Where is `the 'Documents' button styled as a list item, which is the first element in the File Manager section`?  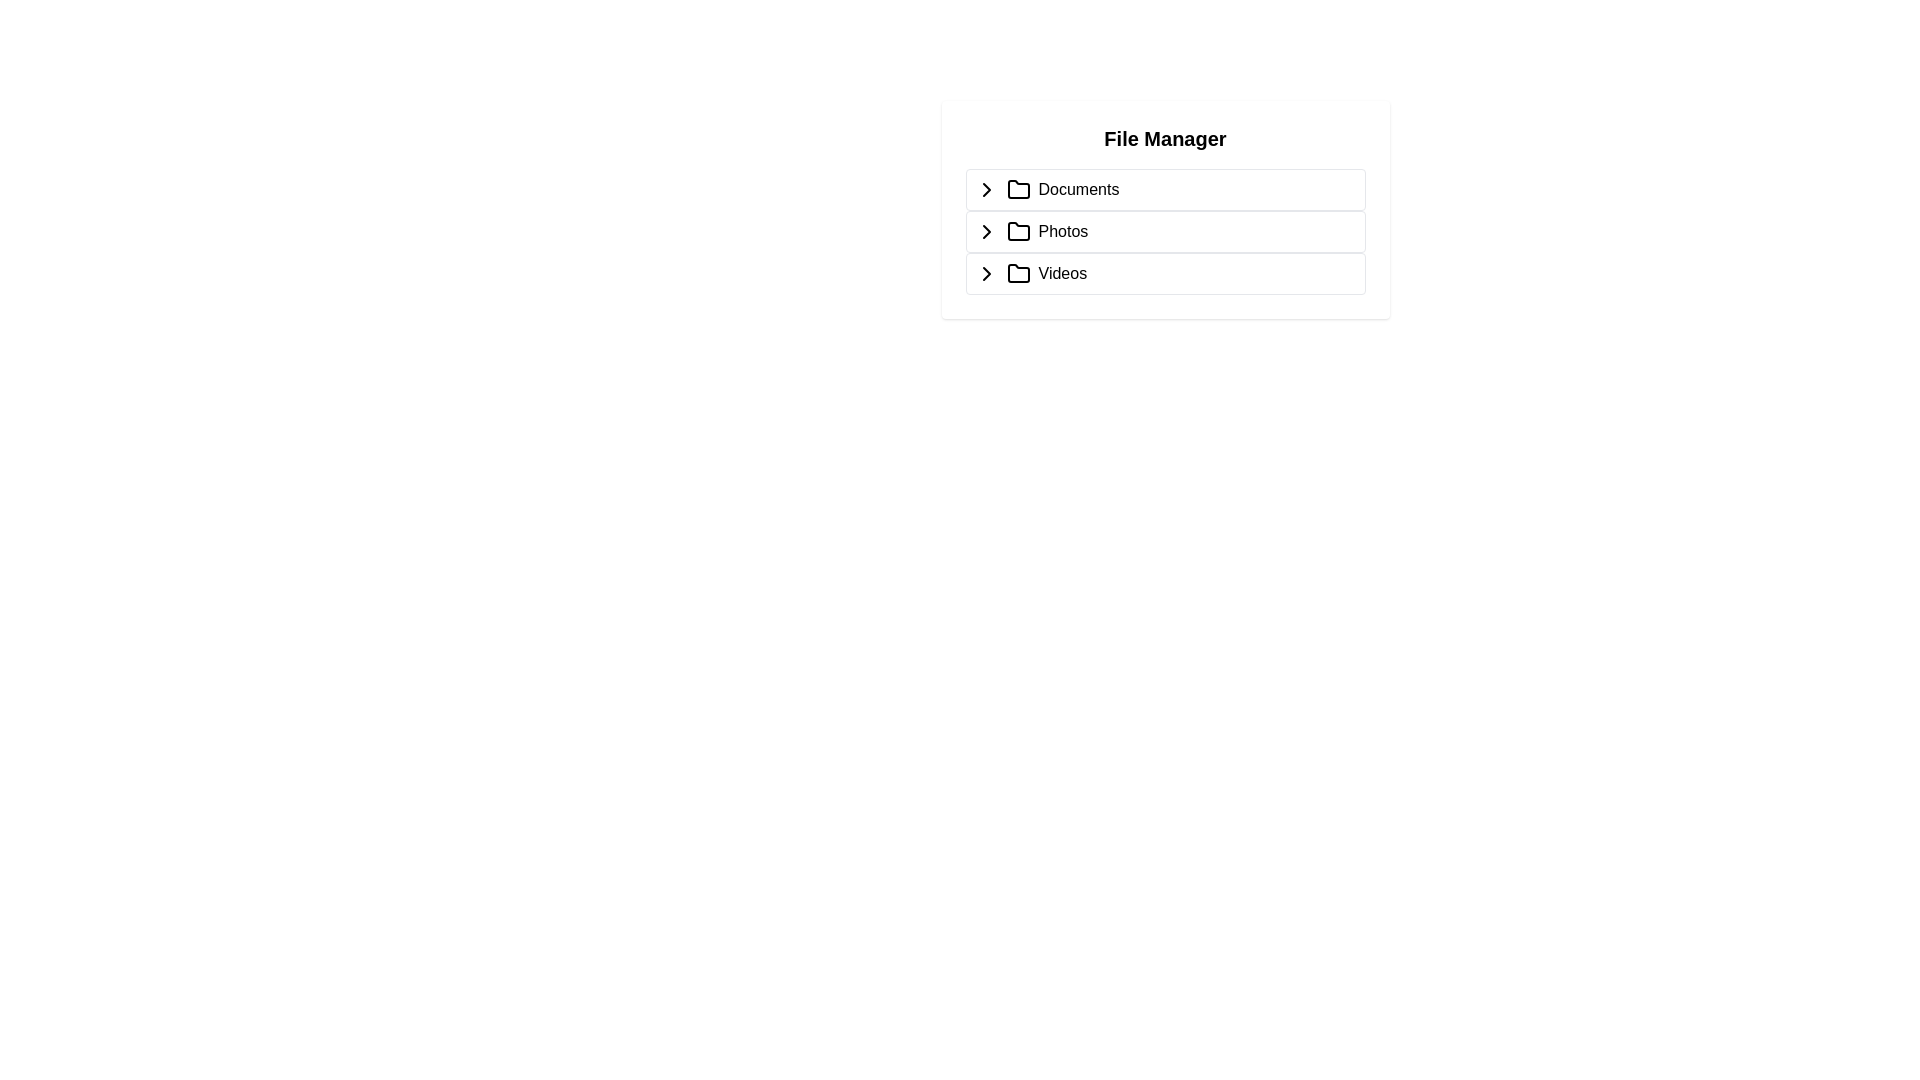 the 'Documents' button styled as a list item, which is the first element in the File Manager section is located at coordinates (1165, 189).